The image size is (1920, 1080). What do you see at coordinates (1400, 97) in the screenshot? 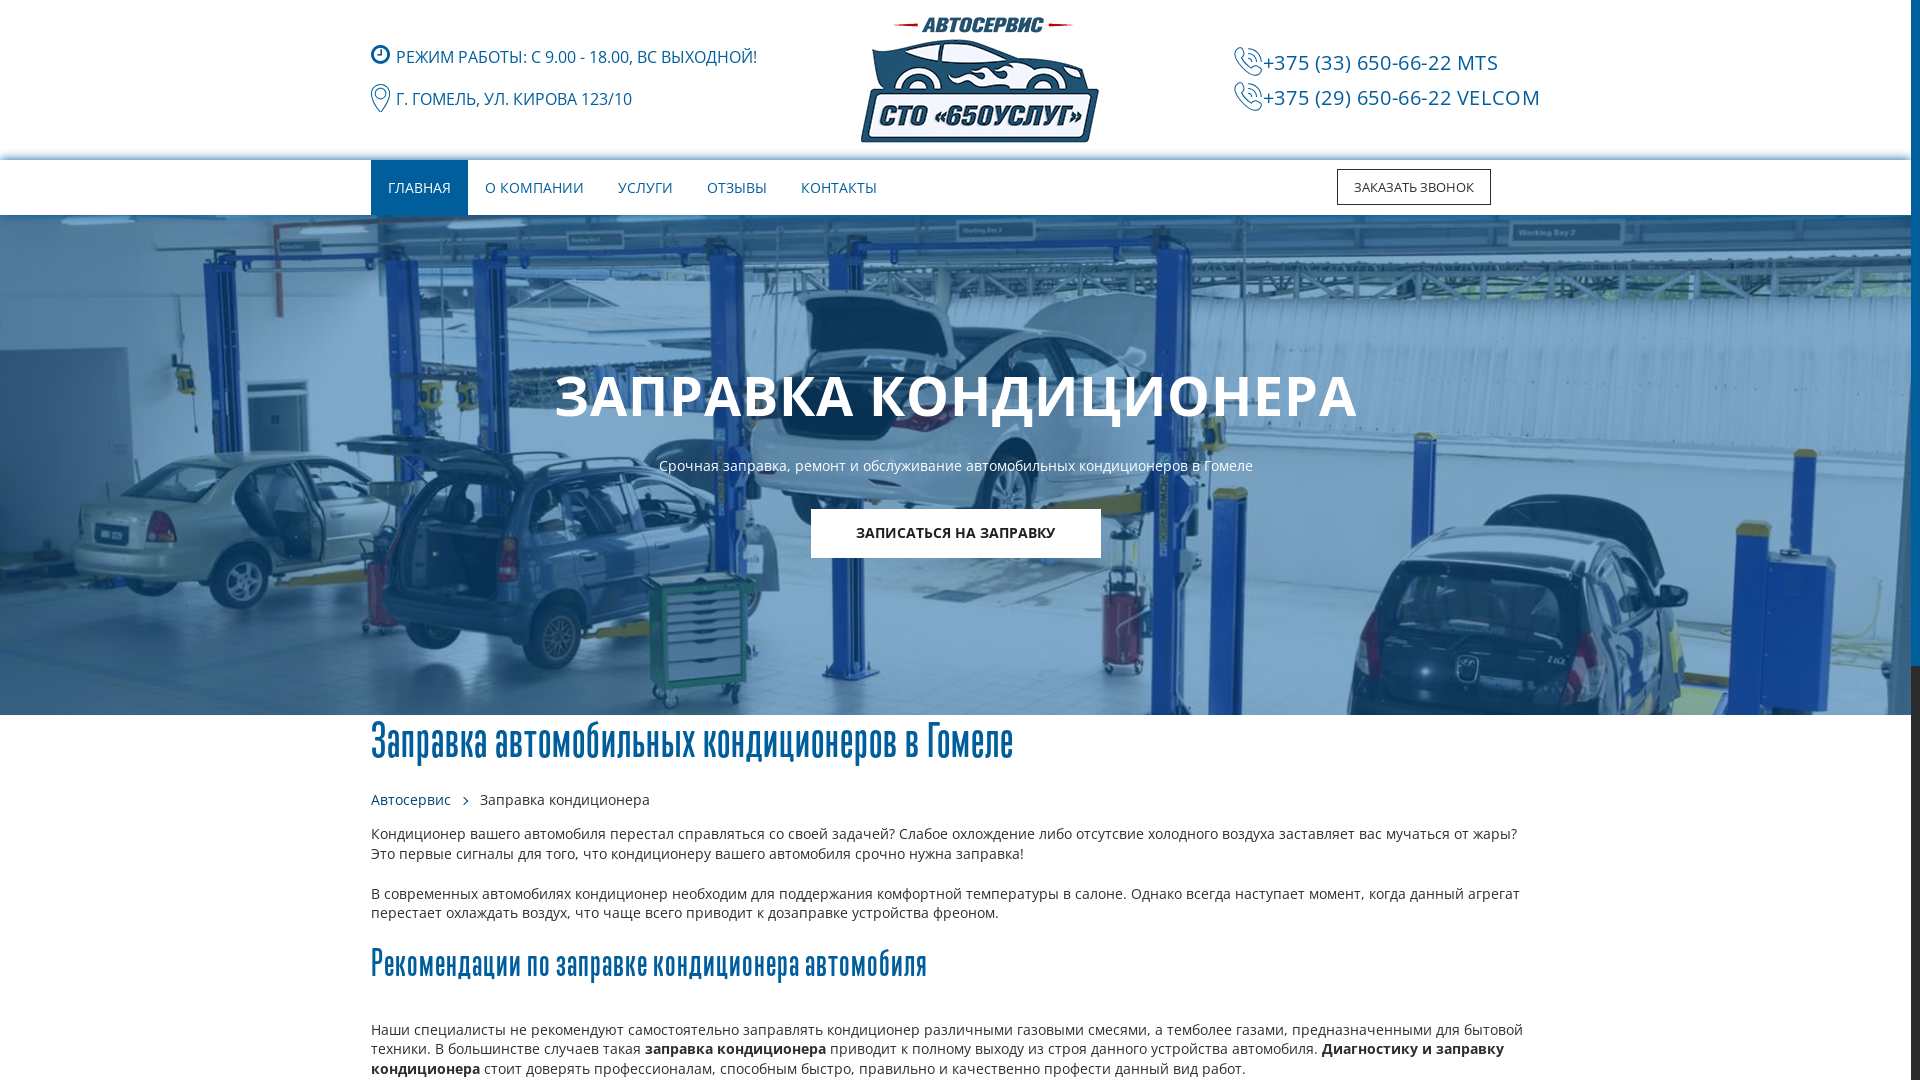
I see `'+375 (29) 650-66-22 VELCOM'` at bounding box center [1400, 97].